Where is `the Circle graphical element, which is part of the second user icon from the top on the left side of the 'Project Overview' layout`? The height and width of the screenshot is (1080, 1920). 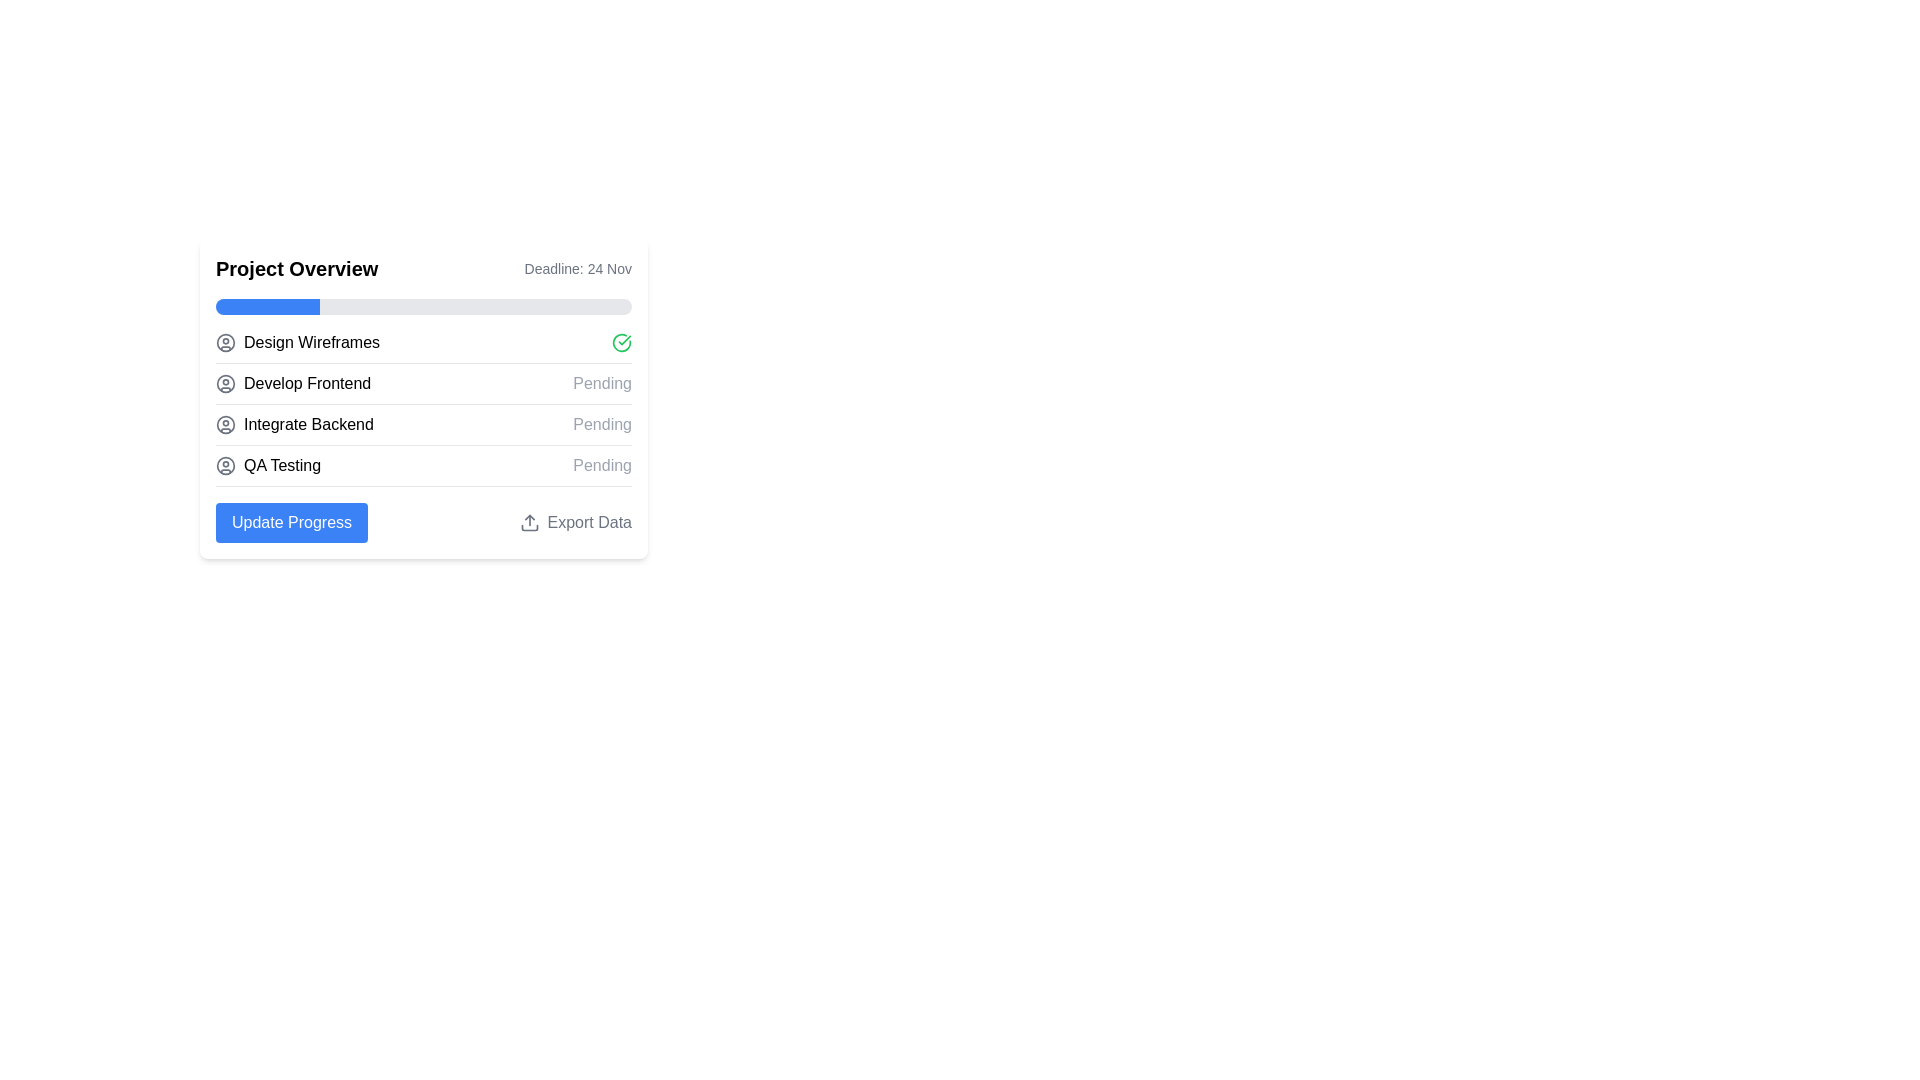 the Circle graphical element, which is part of the second user icon from the top on the left side of the 'Project Overview' layout is located at coordinates (225, 466).